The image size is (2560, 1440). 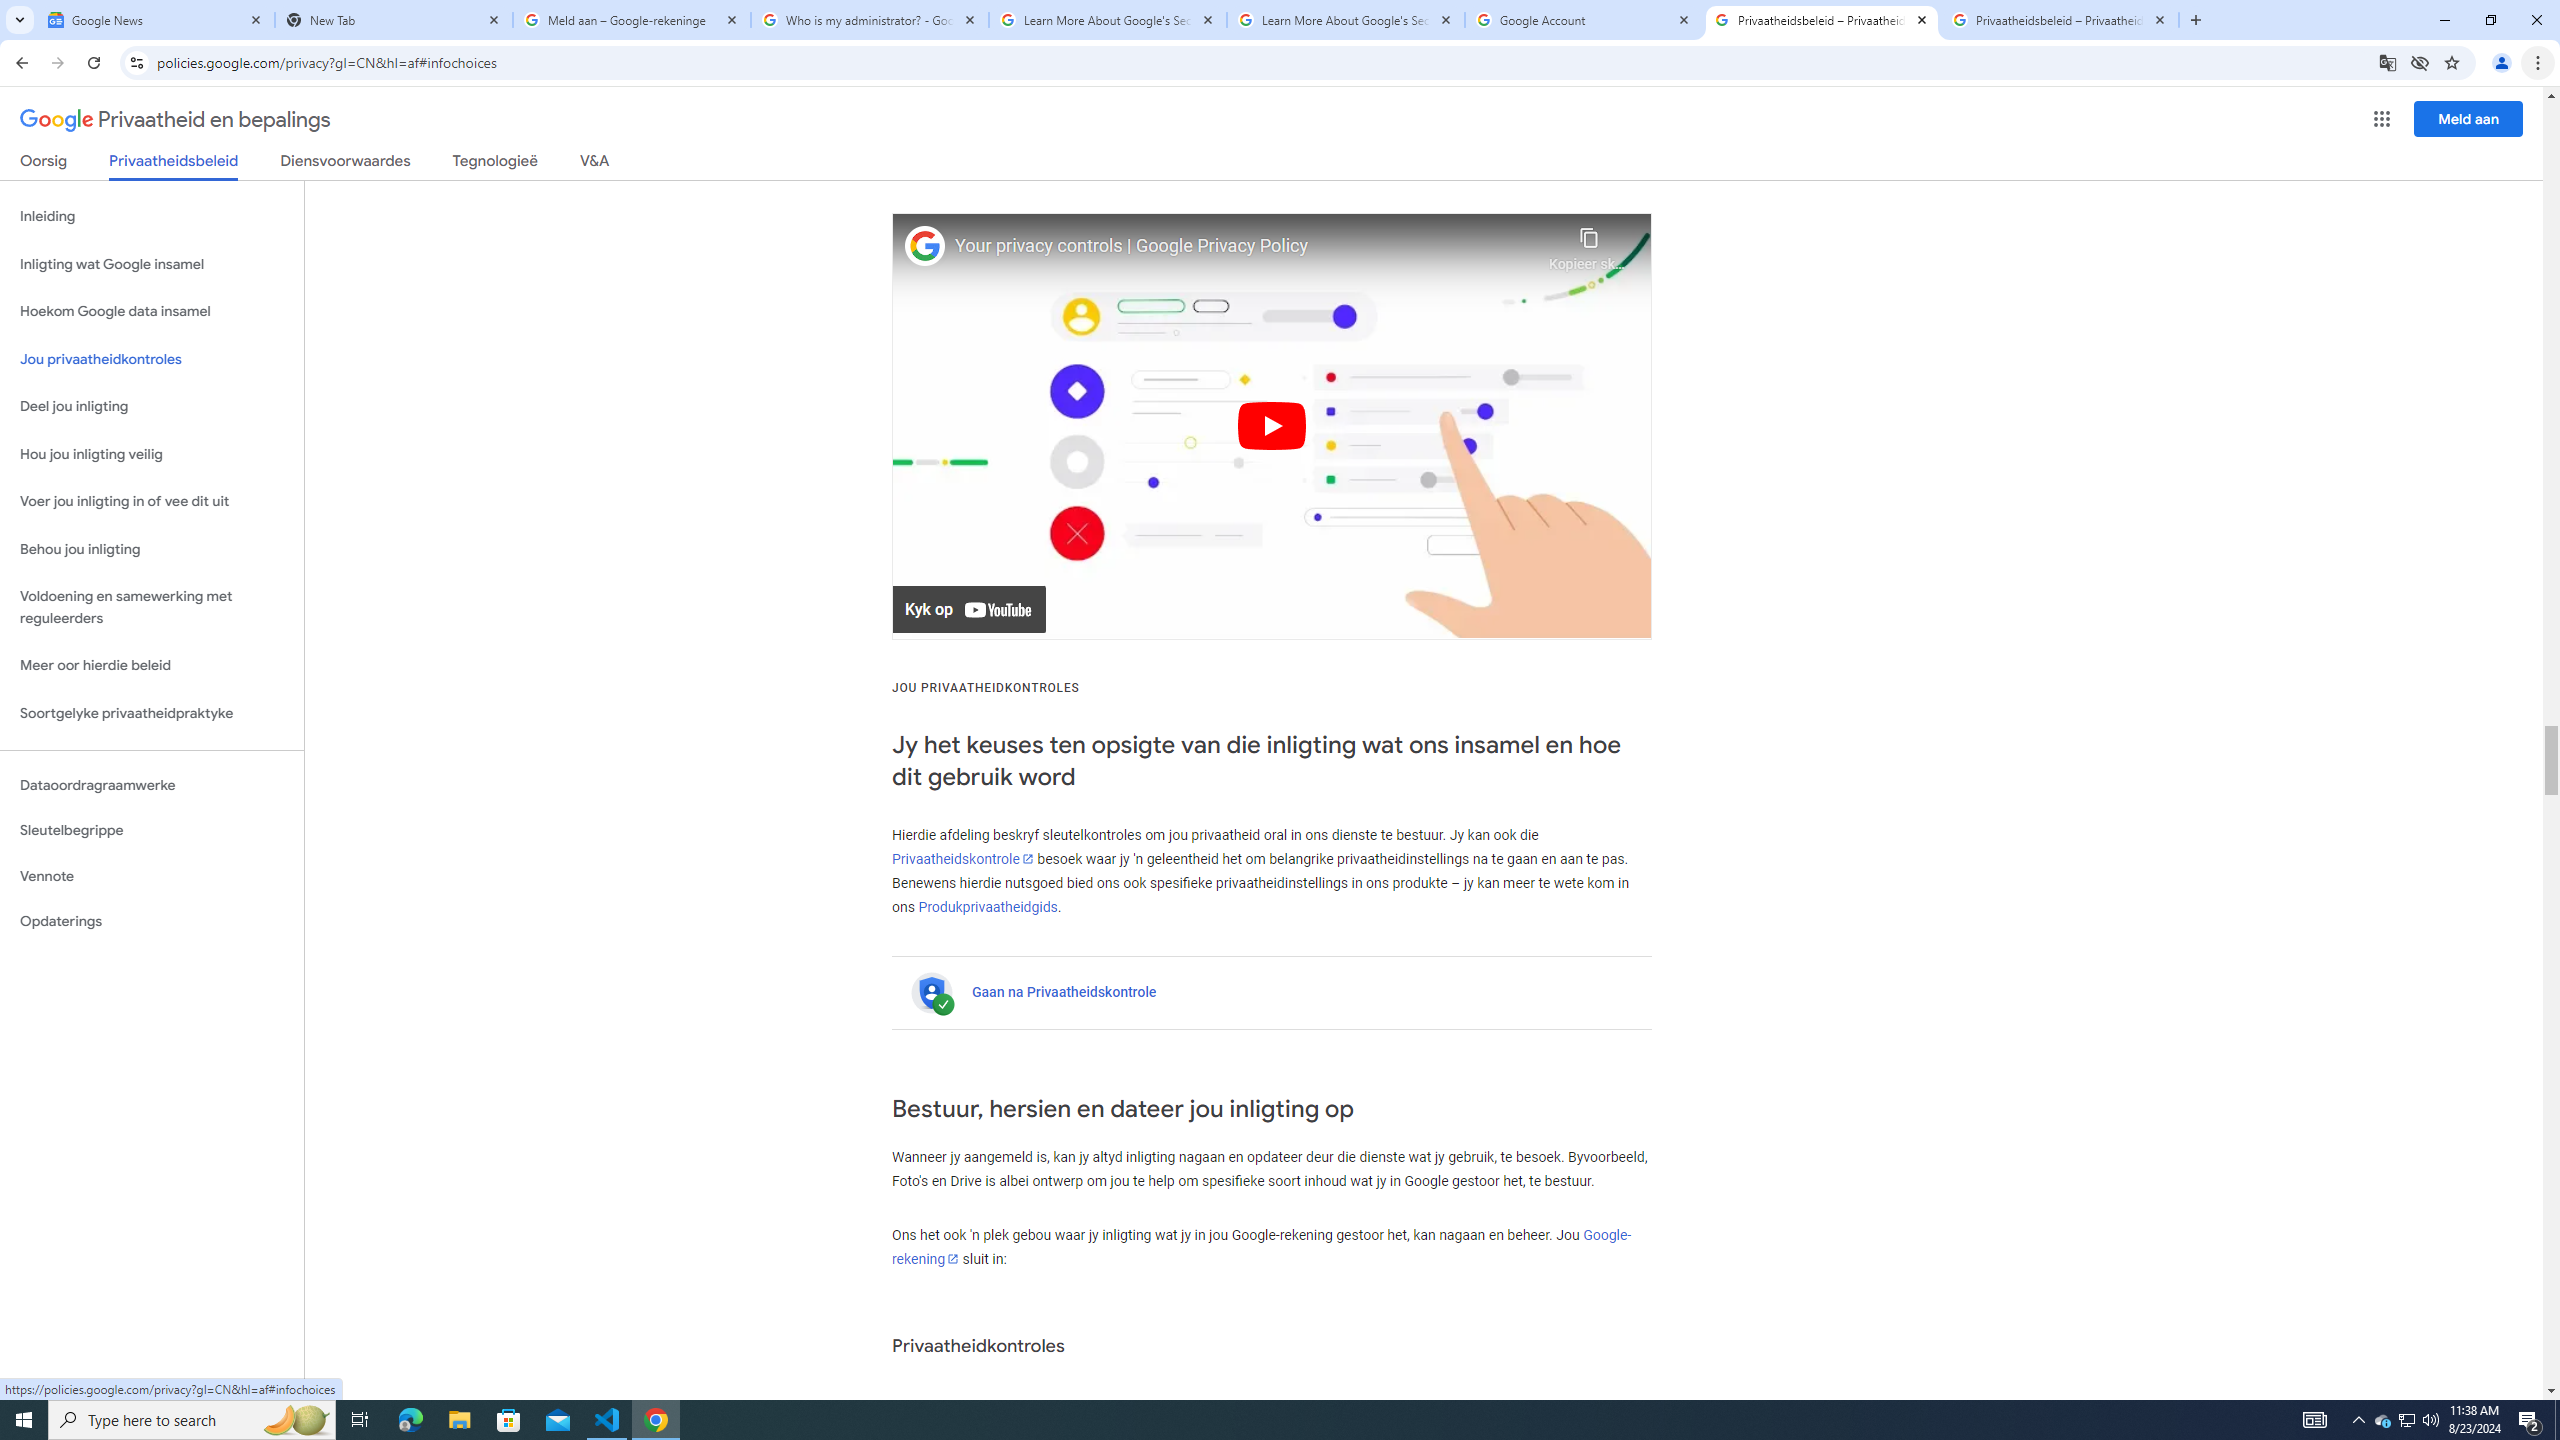 I want to click on 'V&A', so click(x=592, y=164).